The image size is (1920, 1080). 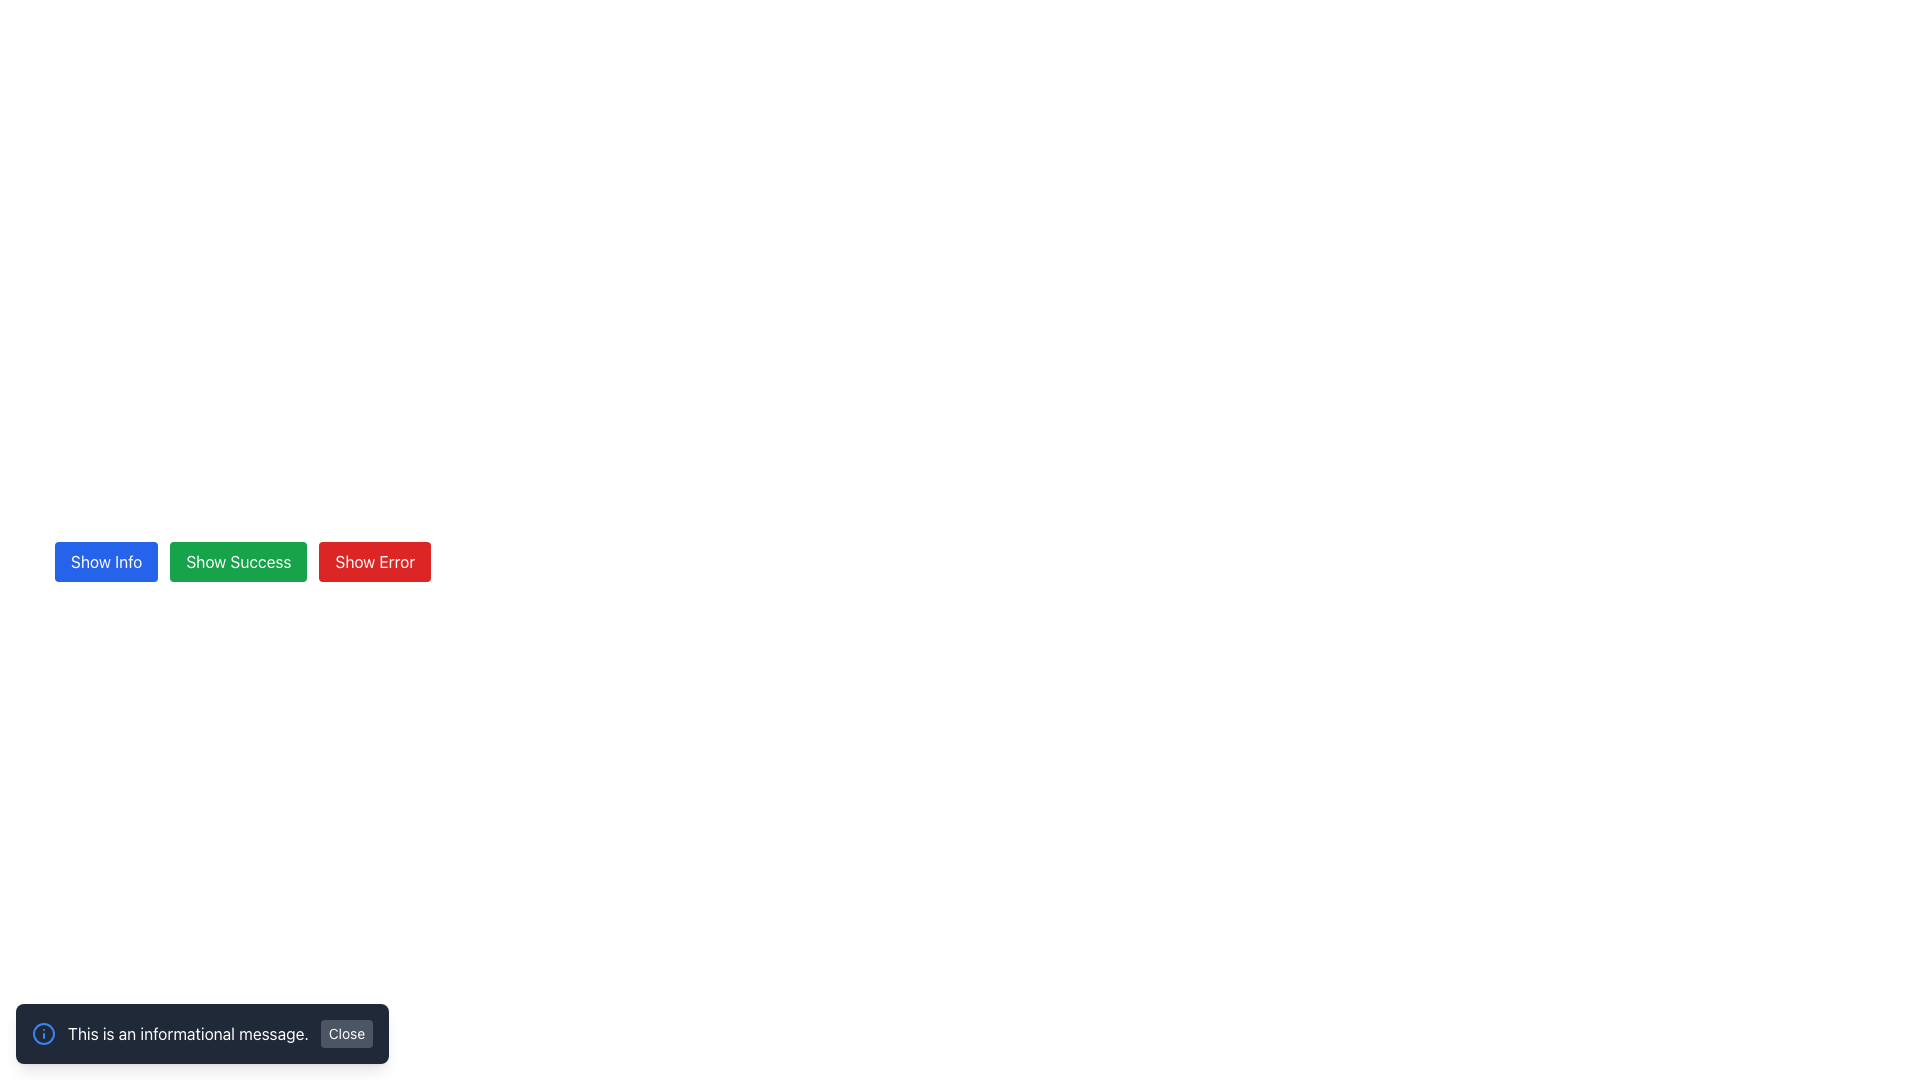 What do you see at coordinates (346, 1033) in the screenshot?
I see `the 'Close' button with a dark gray background and white text located at the bottom-left corner of the interface to observe the hover effect` at bounding box center [346, 1033].